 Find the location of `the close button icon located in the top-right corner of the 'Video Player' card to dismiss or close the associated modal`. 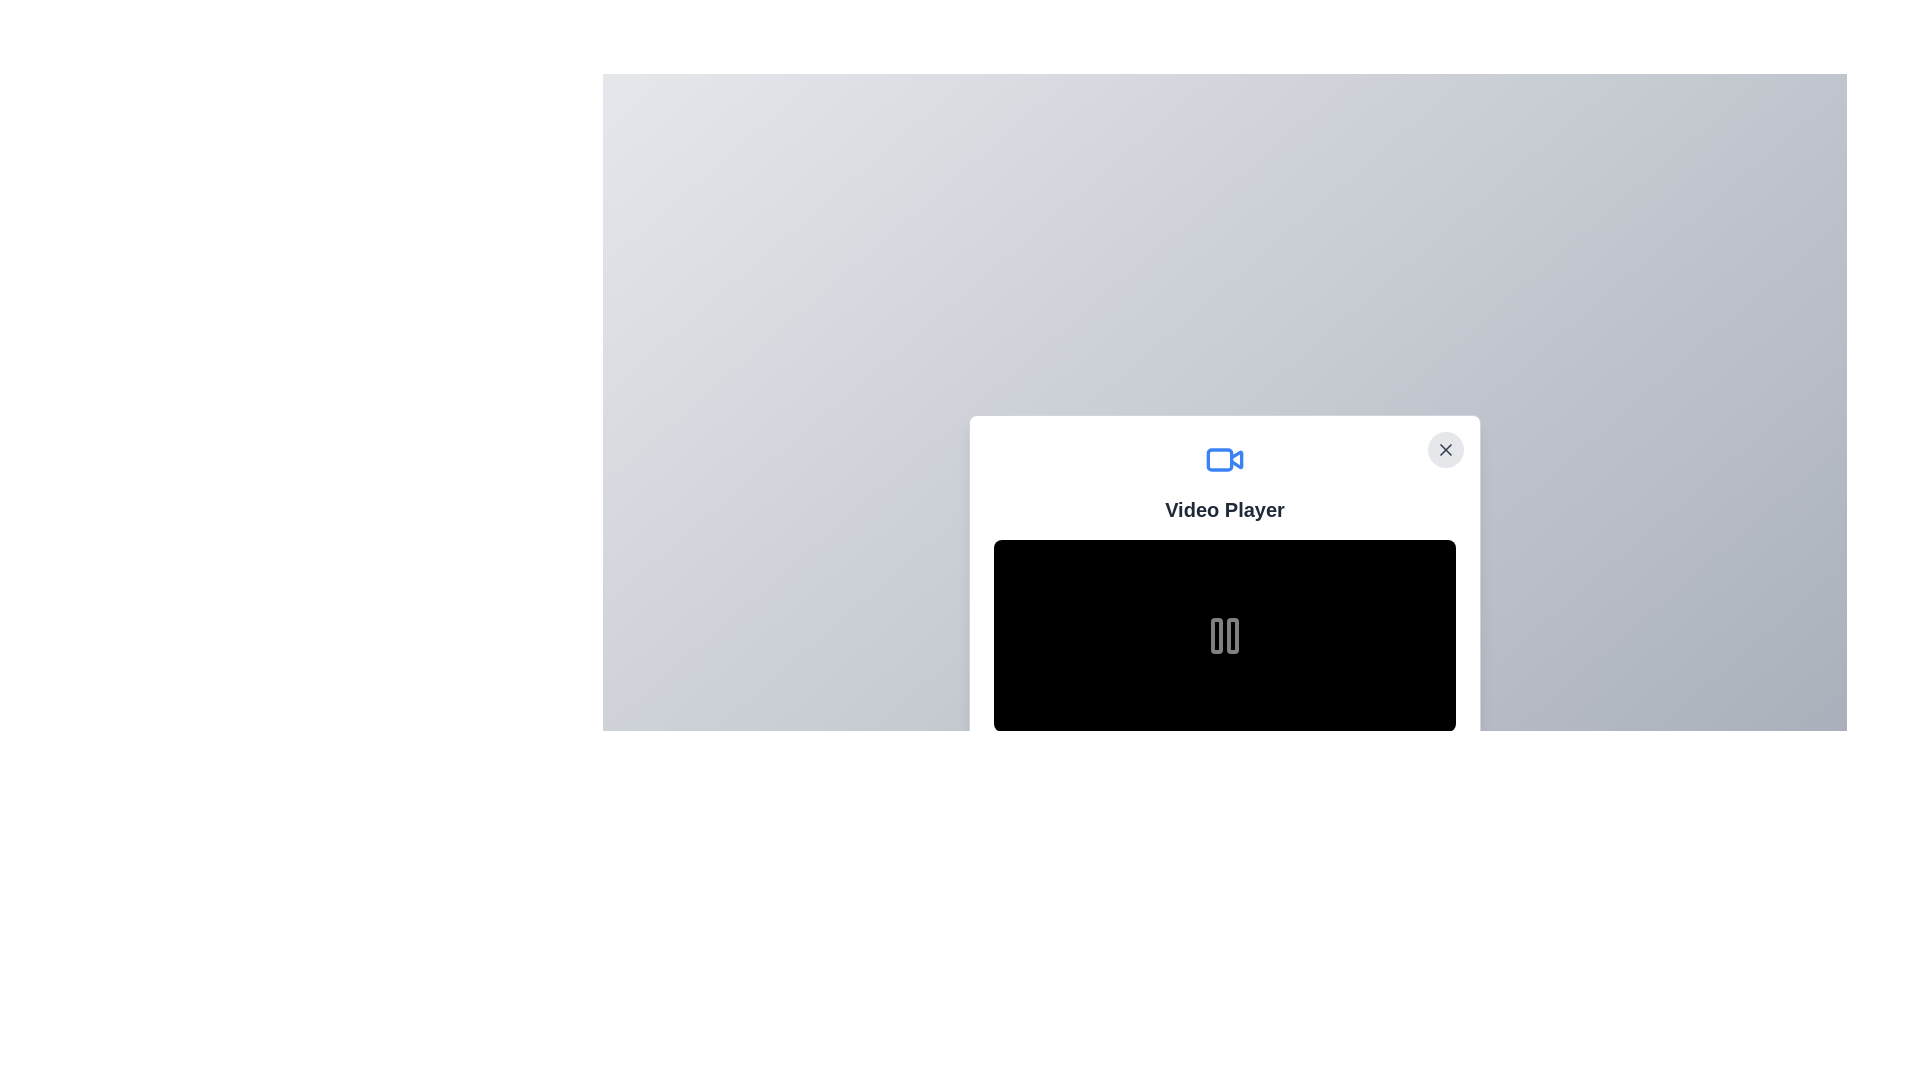

the close button icon located in the top-right corner of the 'Video Player' card to dismiss or close the associated modal is located at coordinates (1445, 450).